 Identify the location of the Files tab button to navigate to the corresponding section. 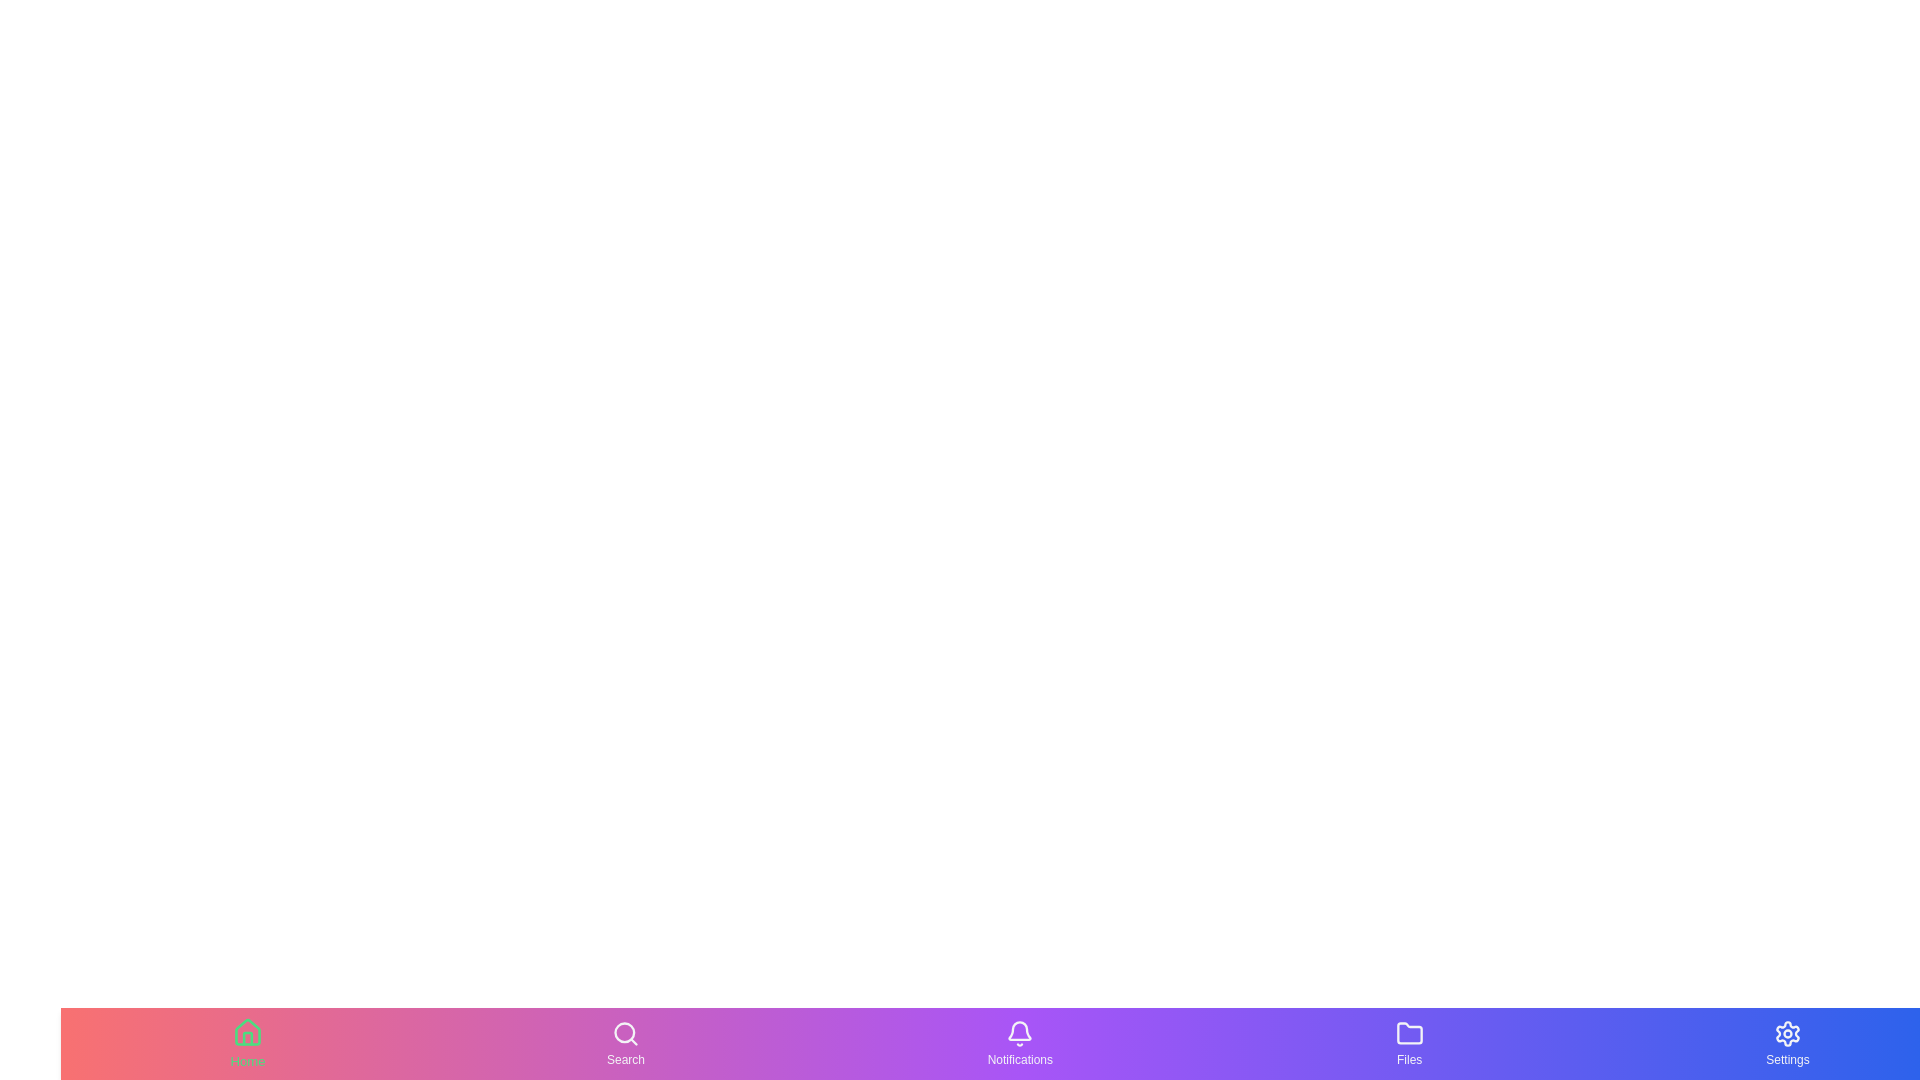
(1409, 1043).